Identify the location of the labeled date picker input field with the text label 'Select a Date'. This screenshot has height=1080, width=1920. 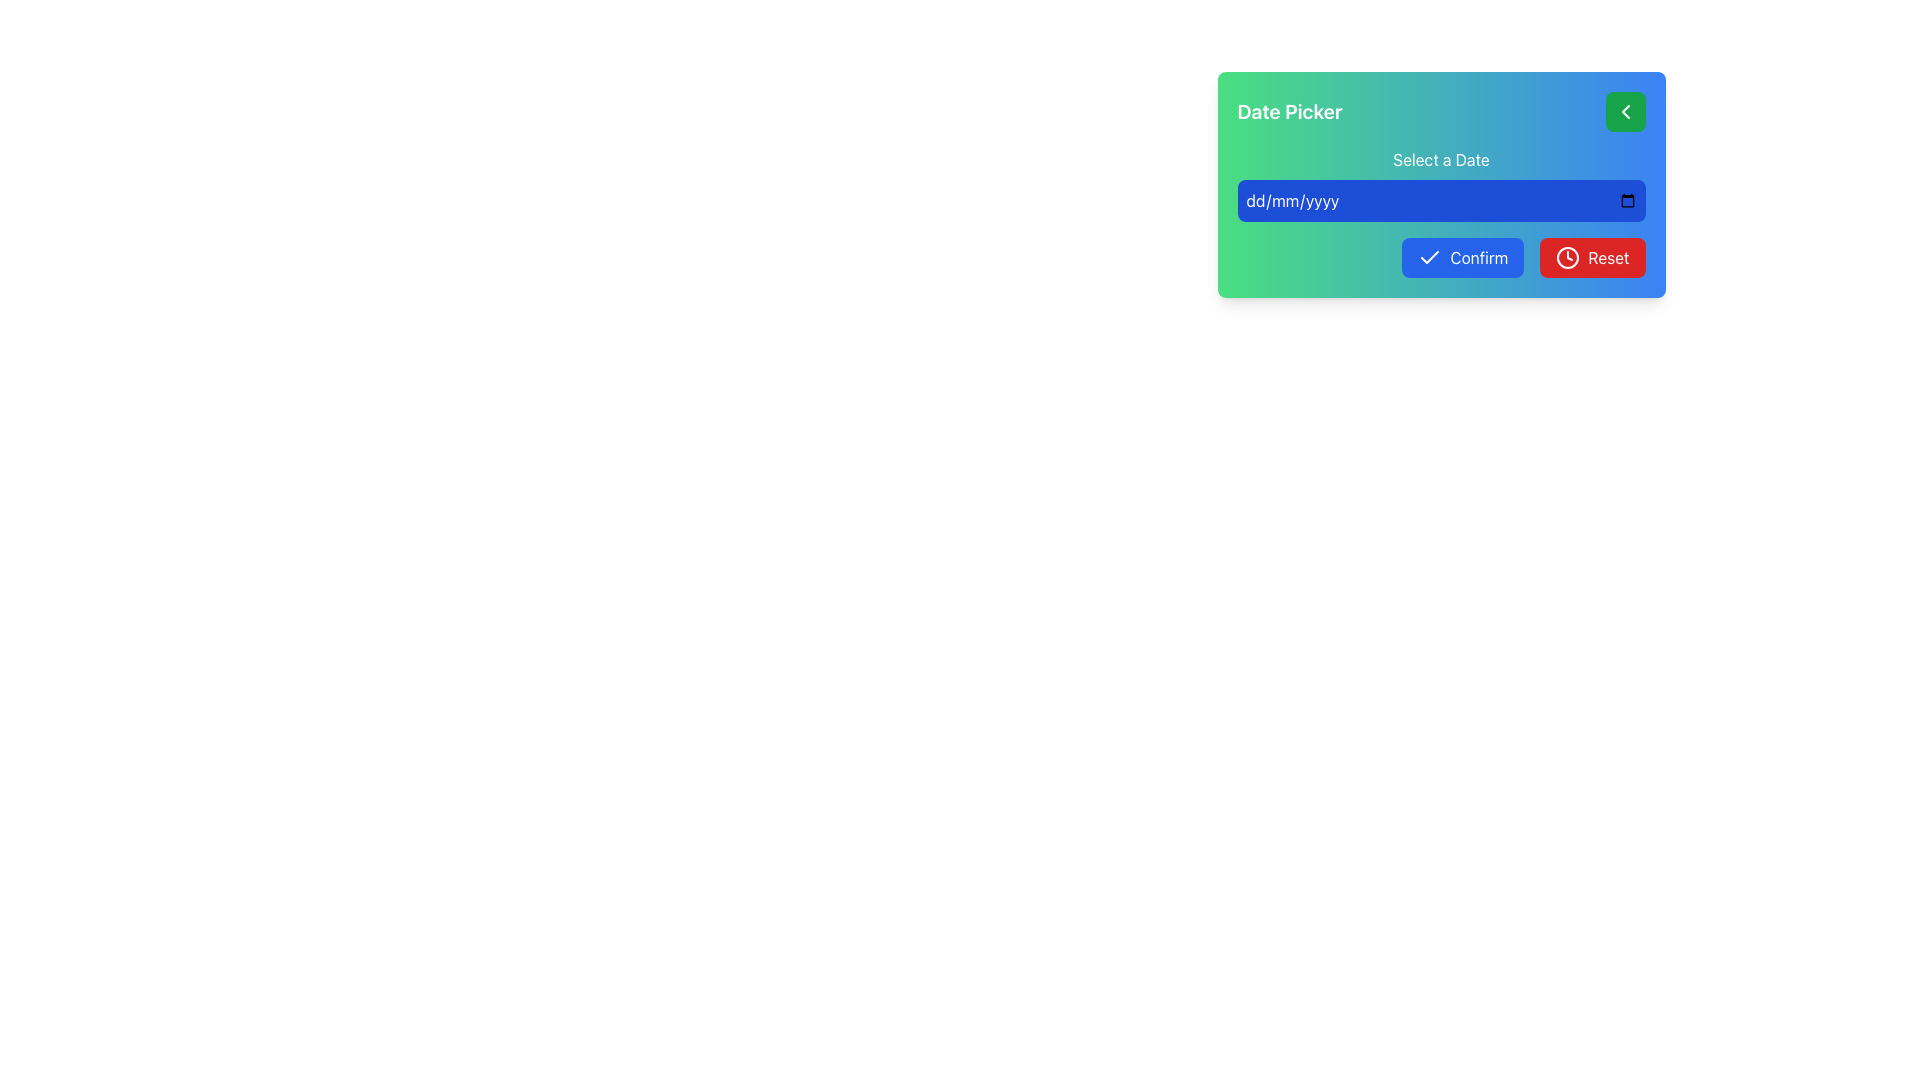
(1441, 185).